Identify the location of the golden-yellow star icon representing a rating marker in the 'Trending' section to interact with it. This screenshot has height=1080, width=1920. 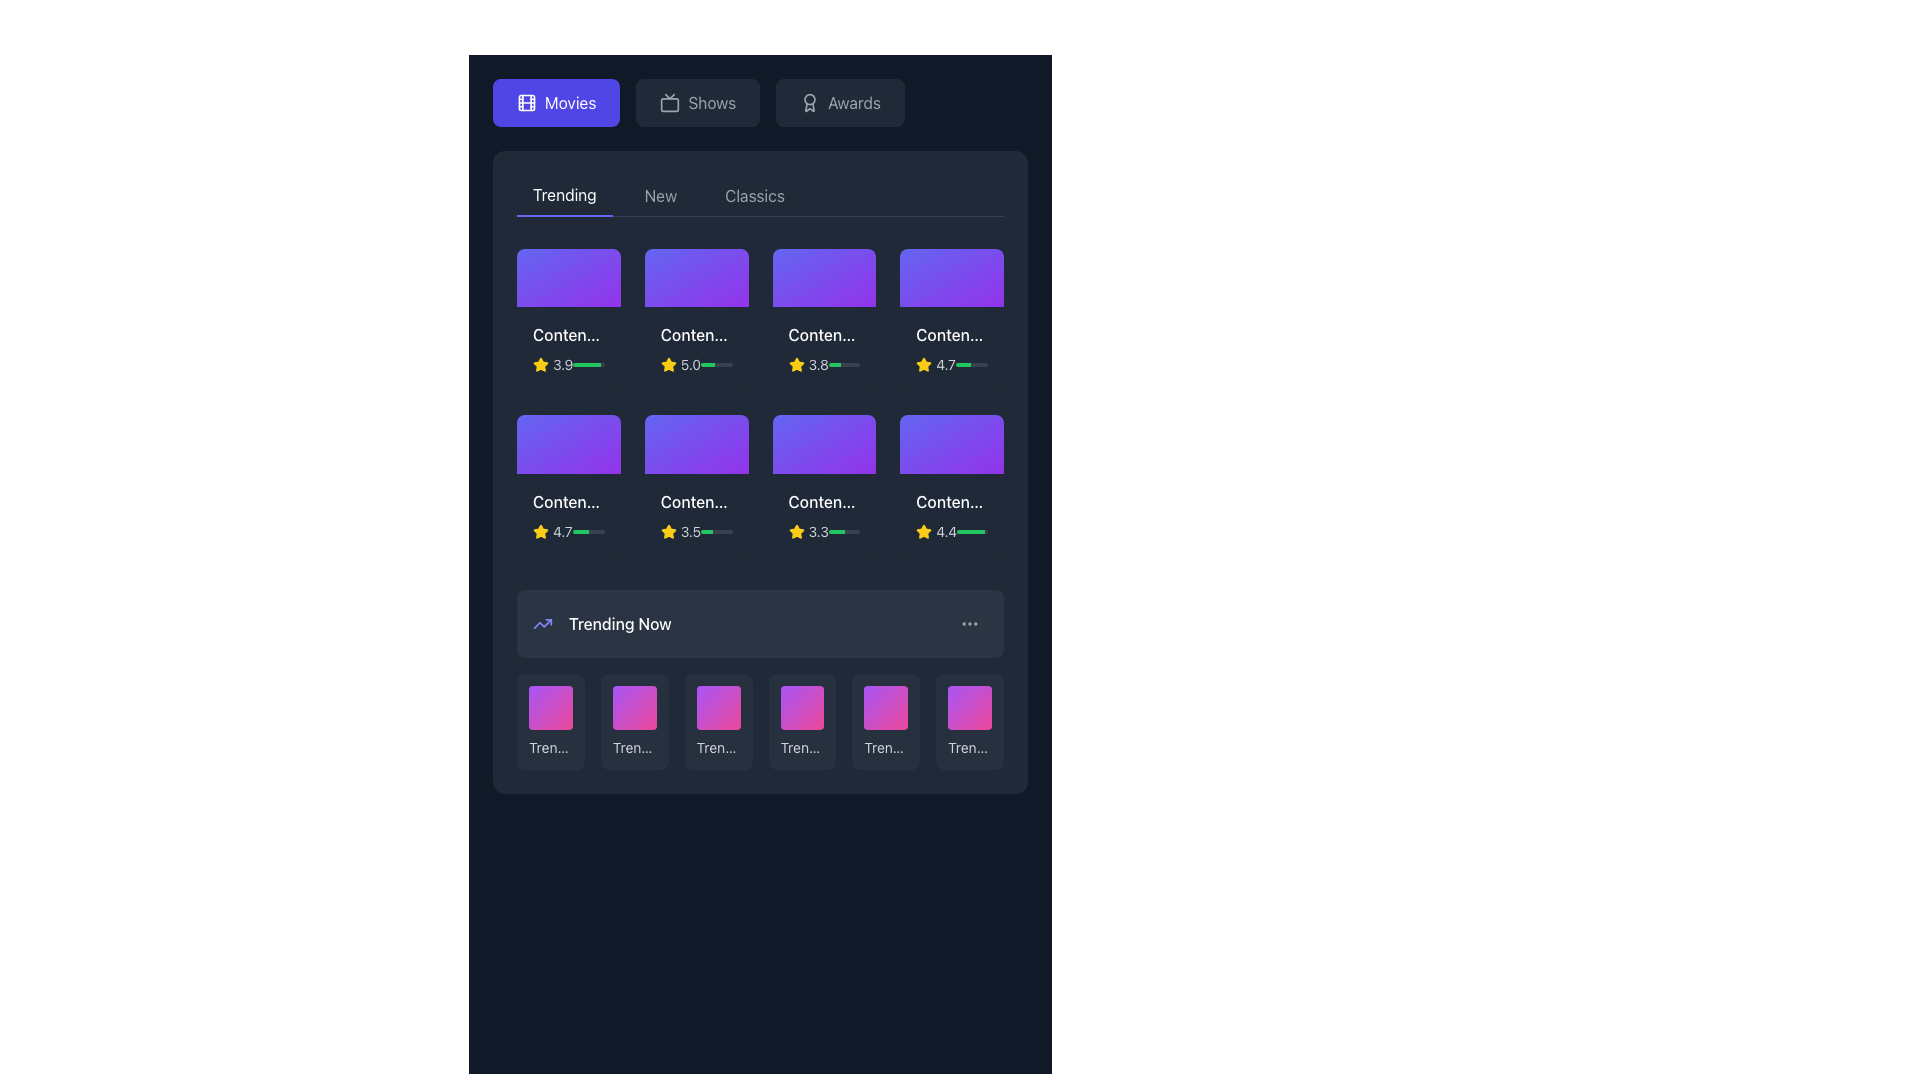
(541, 530).